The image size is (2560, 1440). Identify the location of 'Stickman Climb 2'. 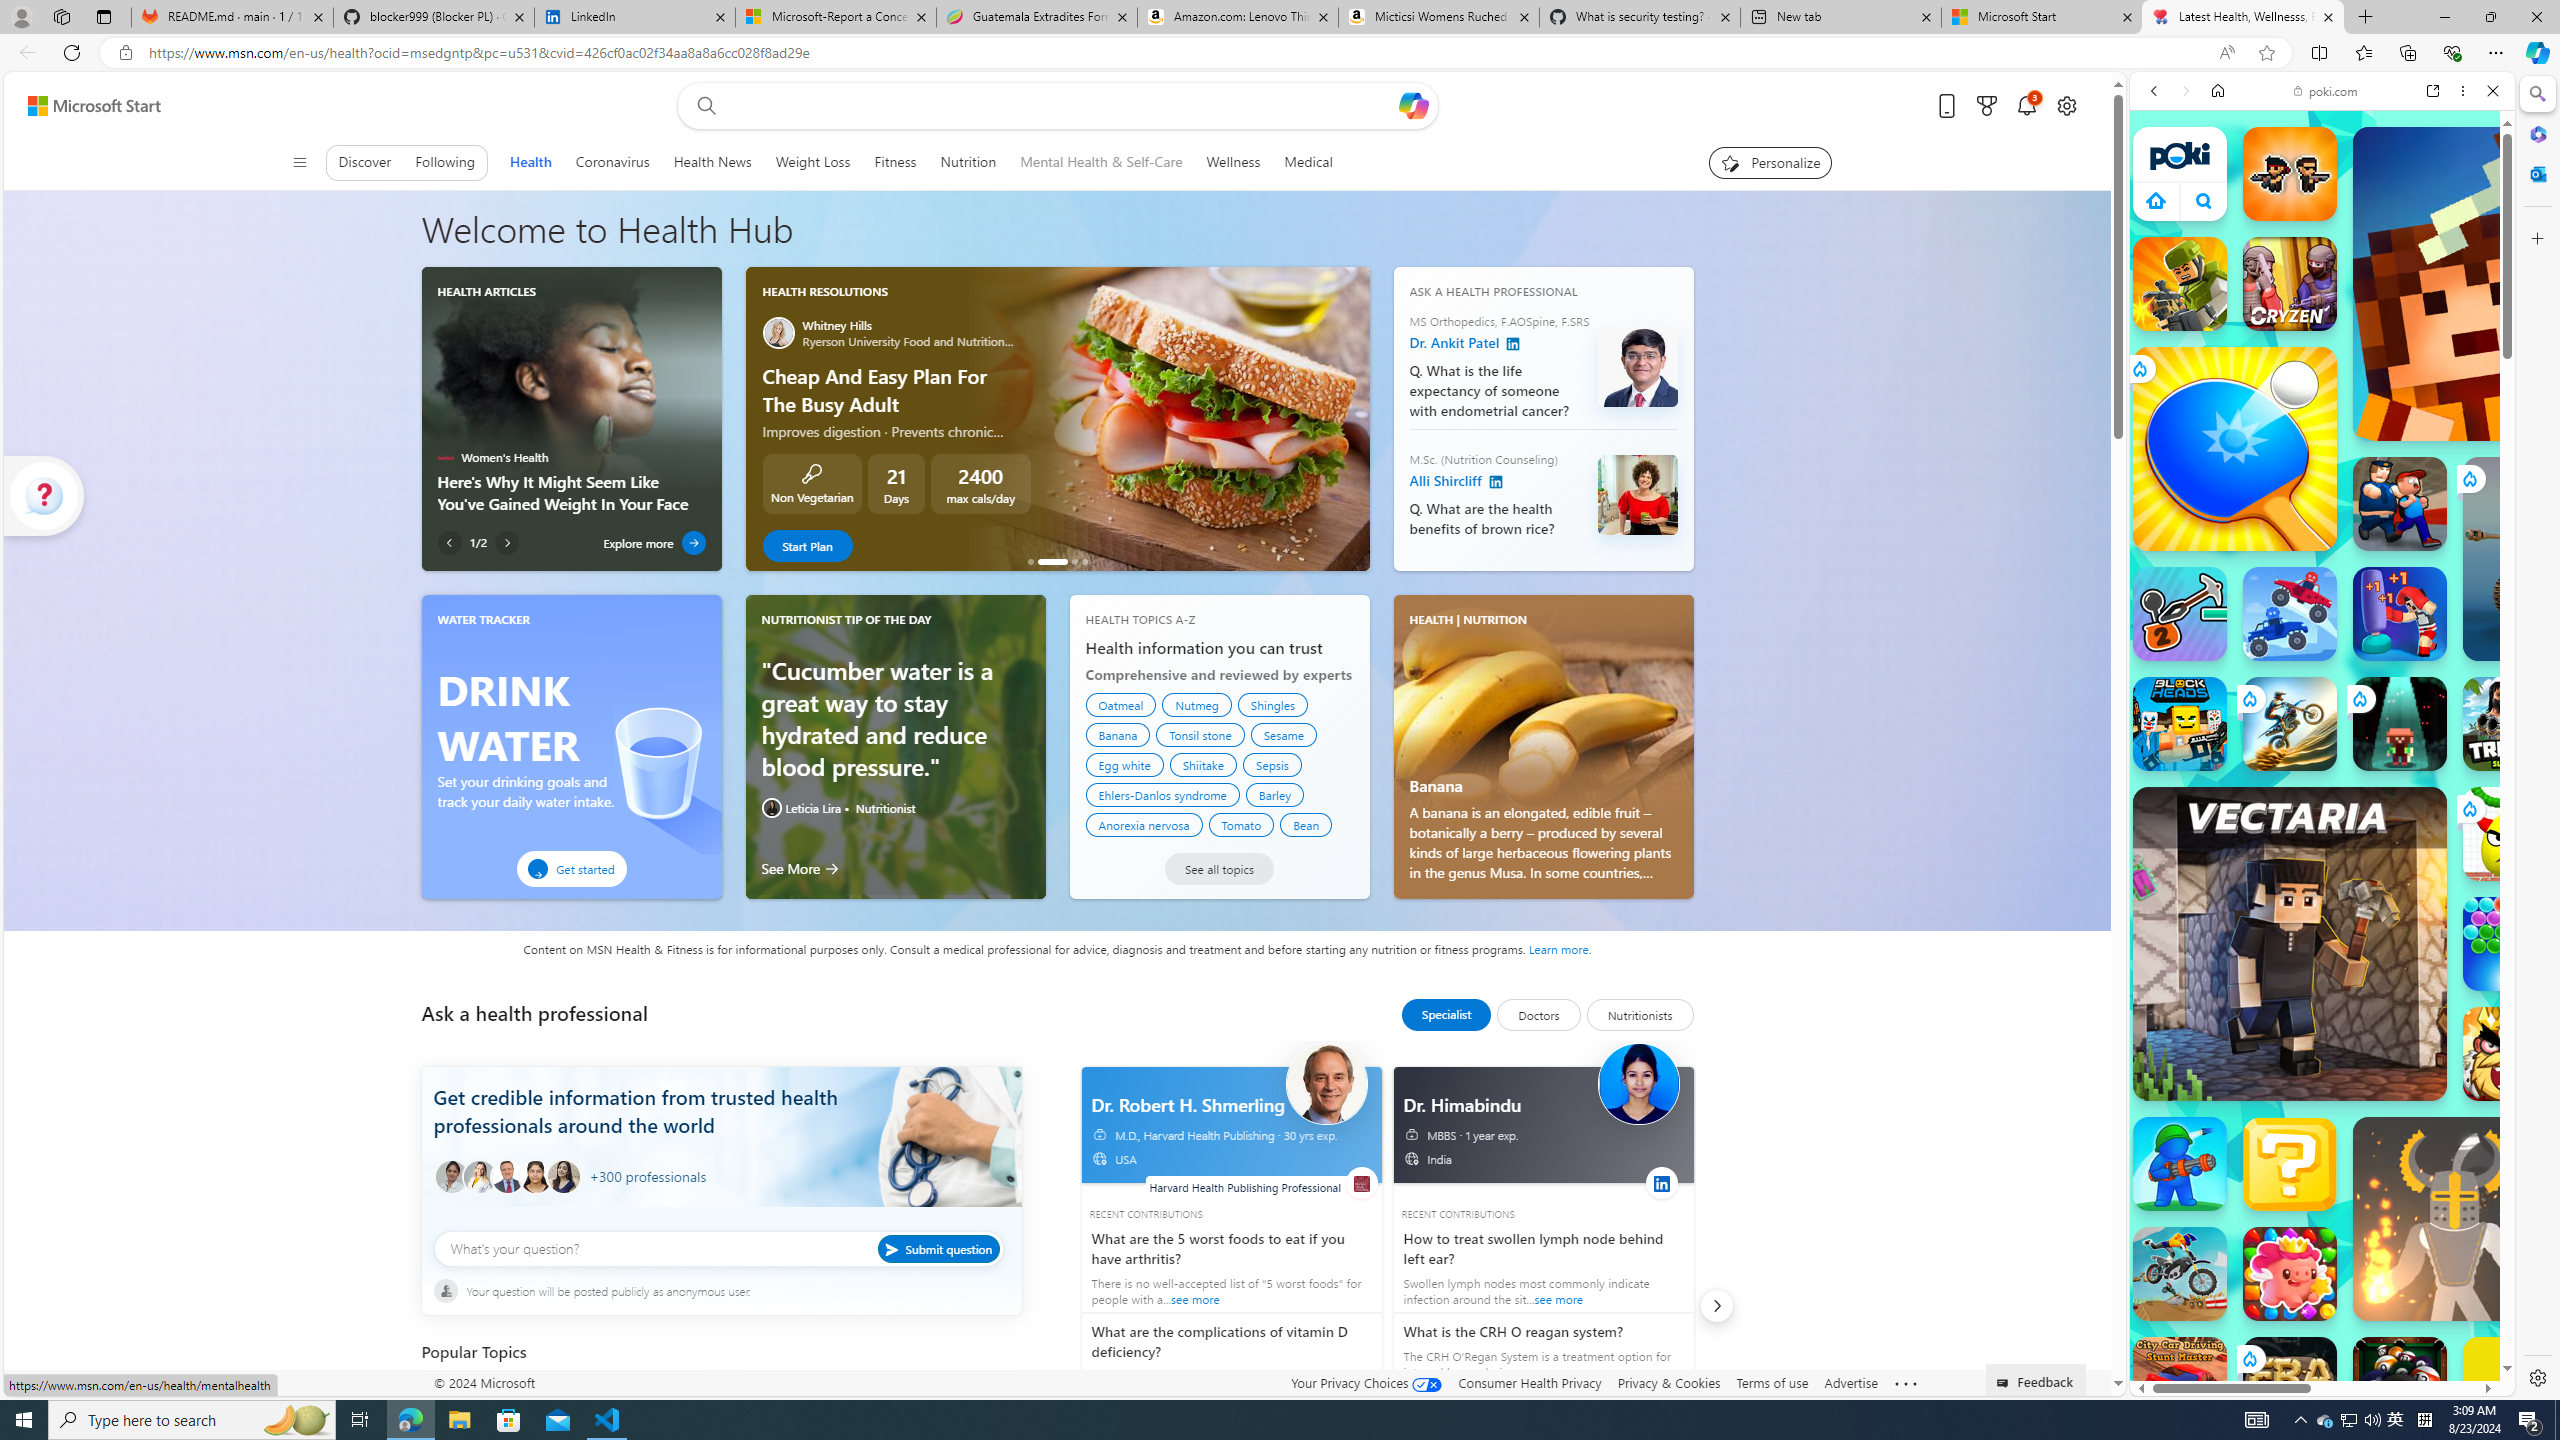
(2178, 613).